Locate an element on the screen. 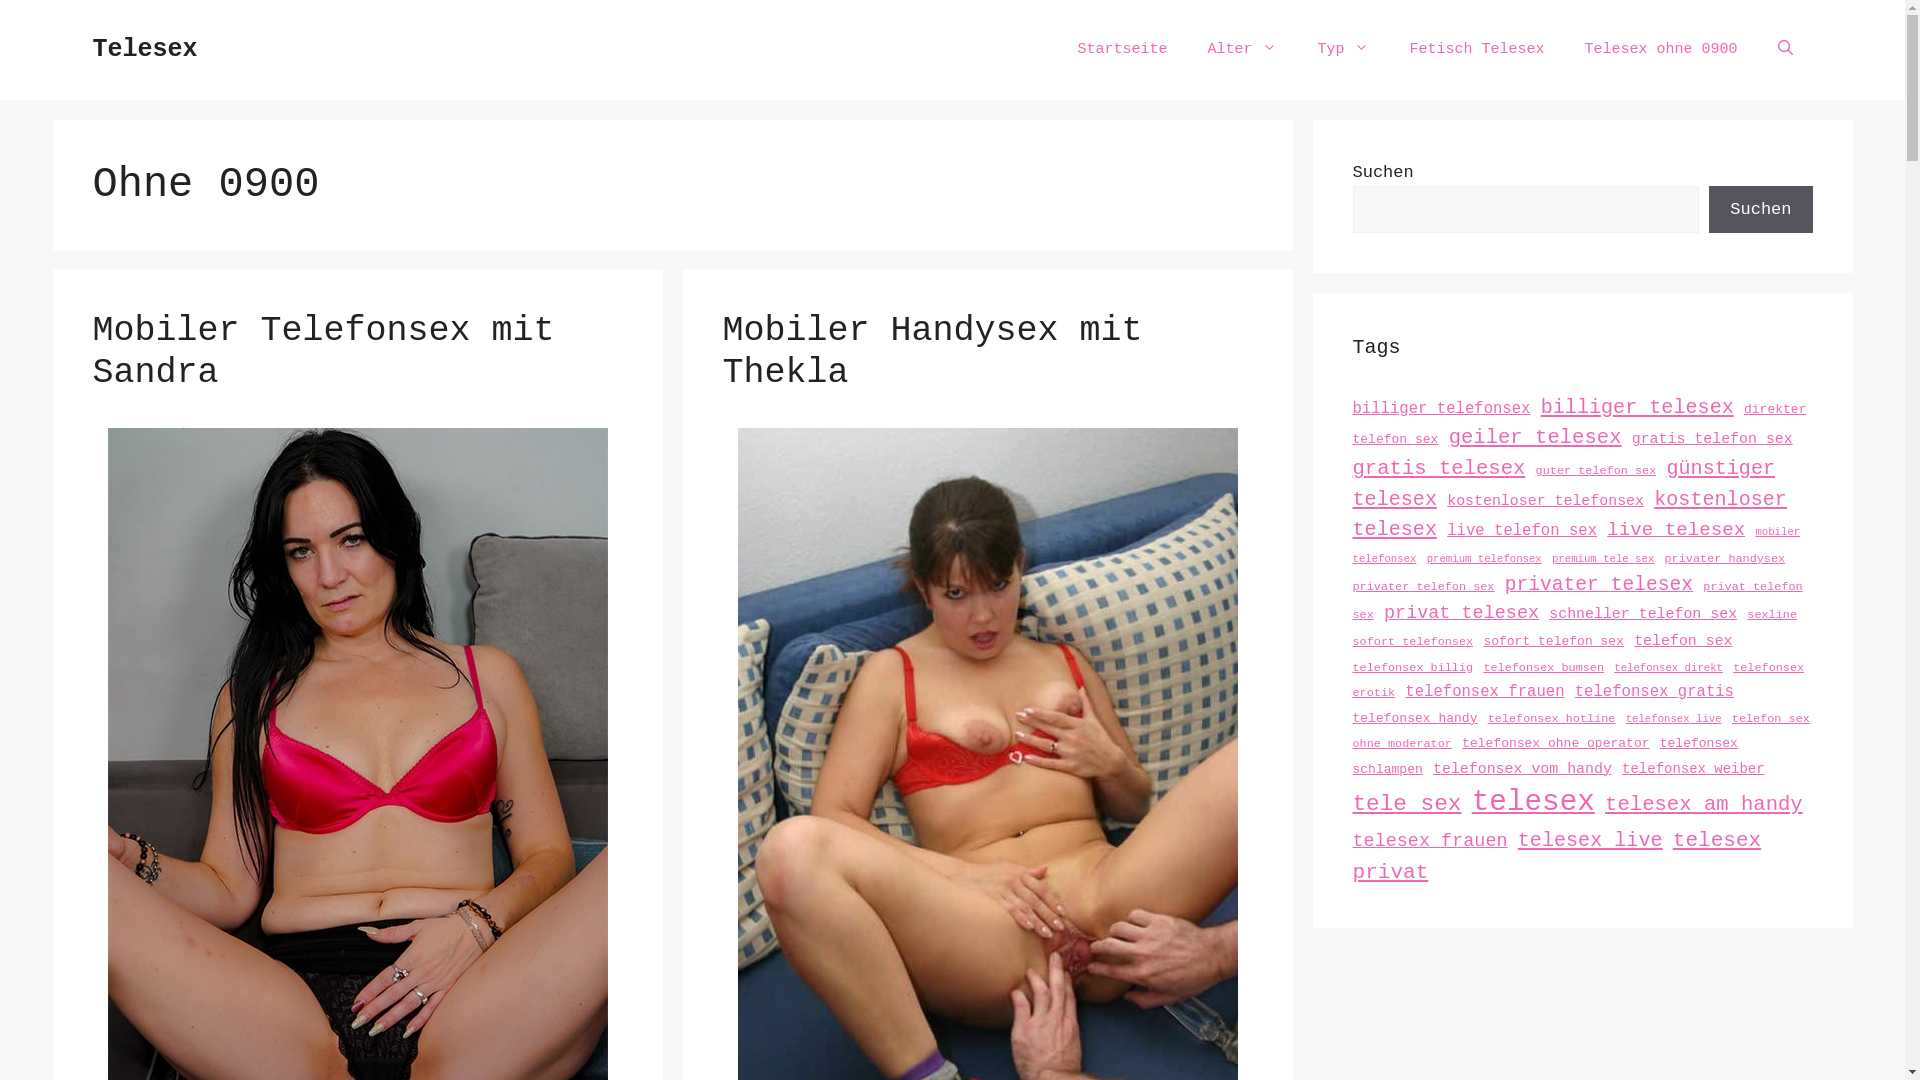 Image resolution: width=1920 pixels, height=1080 pixels. 'Suchen' is located at coordinates (1760, 209).